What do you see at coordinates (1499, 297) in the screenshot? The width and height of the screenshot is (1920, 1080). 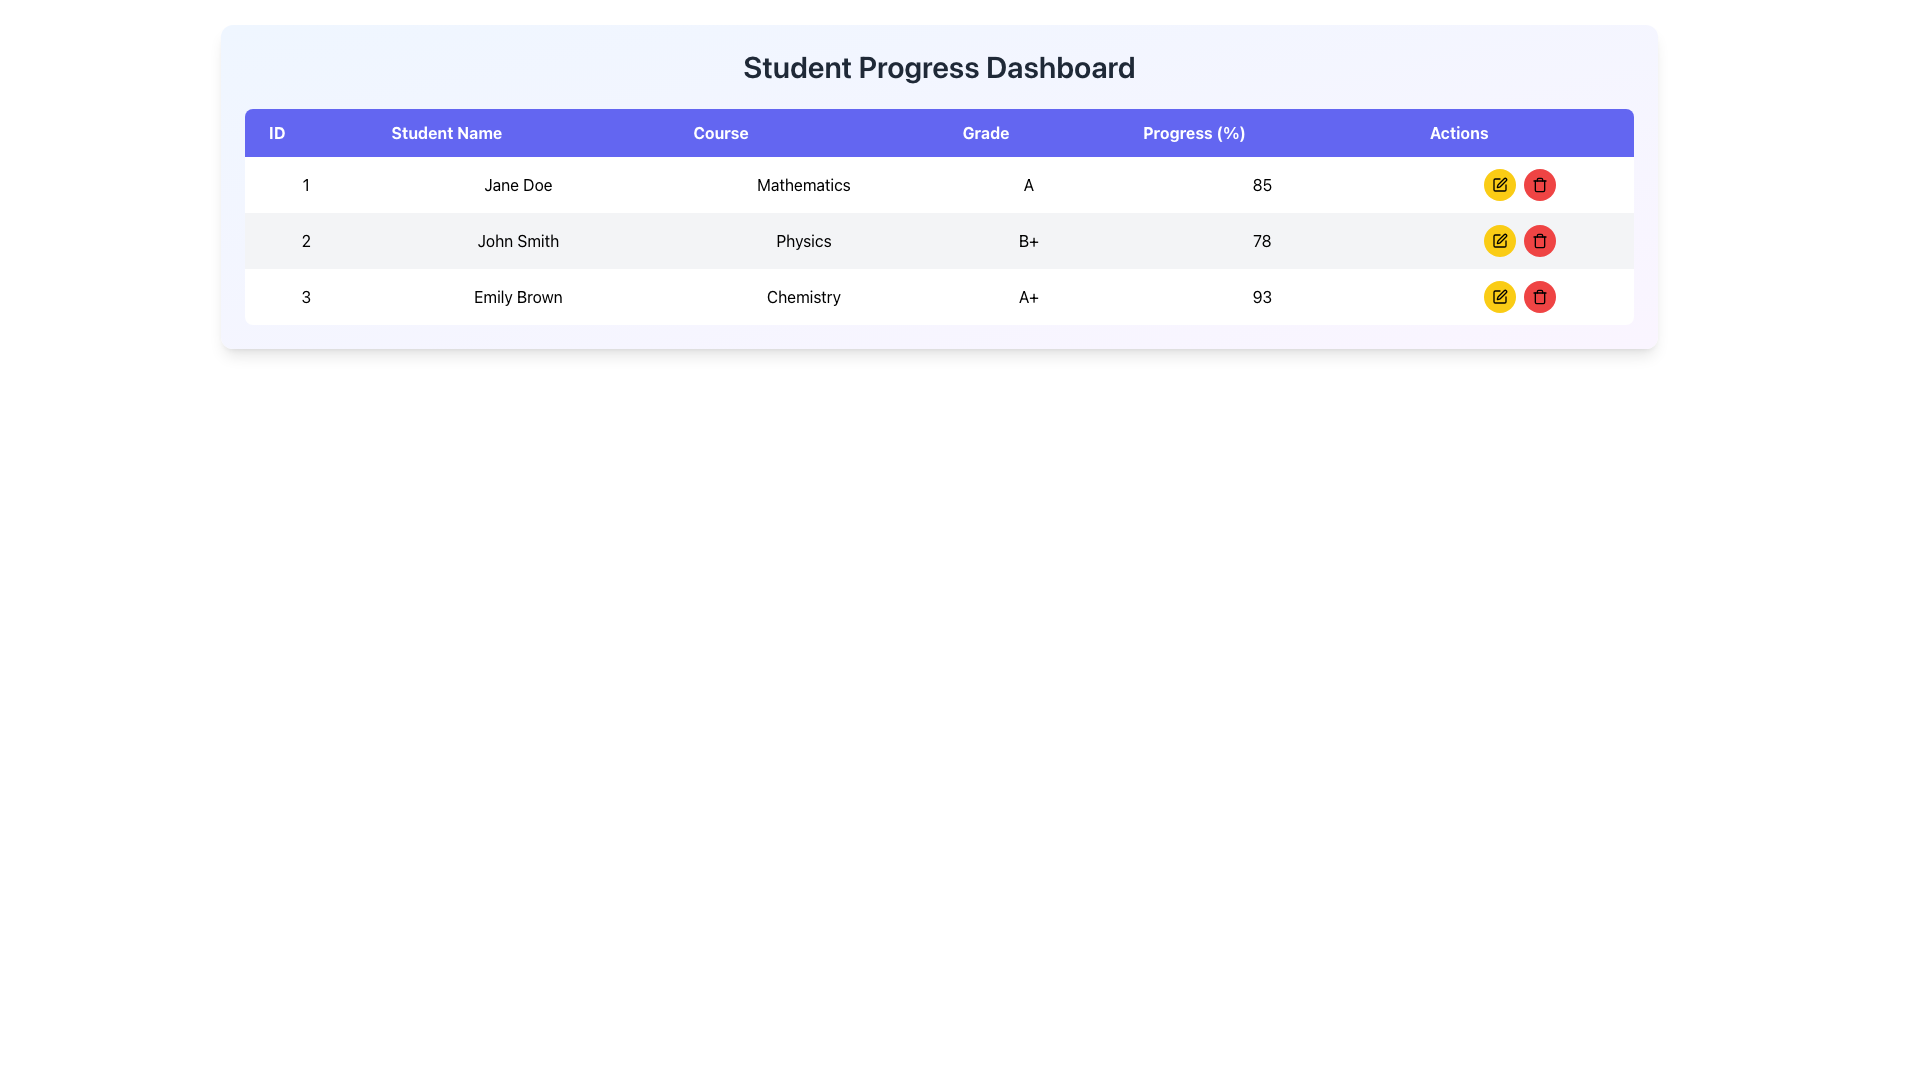 I see `the edit button located in the first icon of the 'Actions' column in the third row of the 'Student Progress Dashboard' table` at bounding box center [1499, 297].